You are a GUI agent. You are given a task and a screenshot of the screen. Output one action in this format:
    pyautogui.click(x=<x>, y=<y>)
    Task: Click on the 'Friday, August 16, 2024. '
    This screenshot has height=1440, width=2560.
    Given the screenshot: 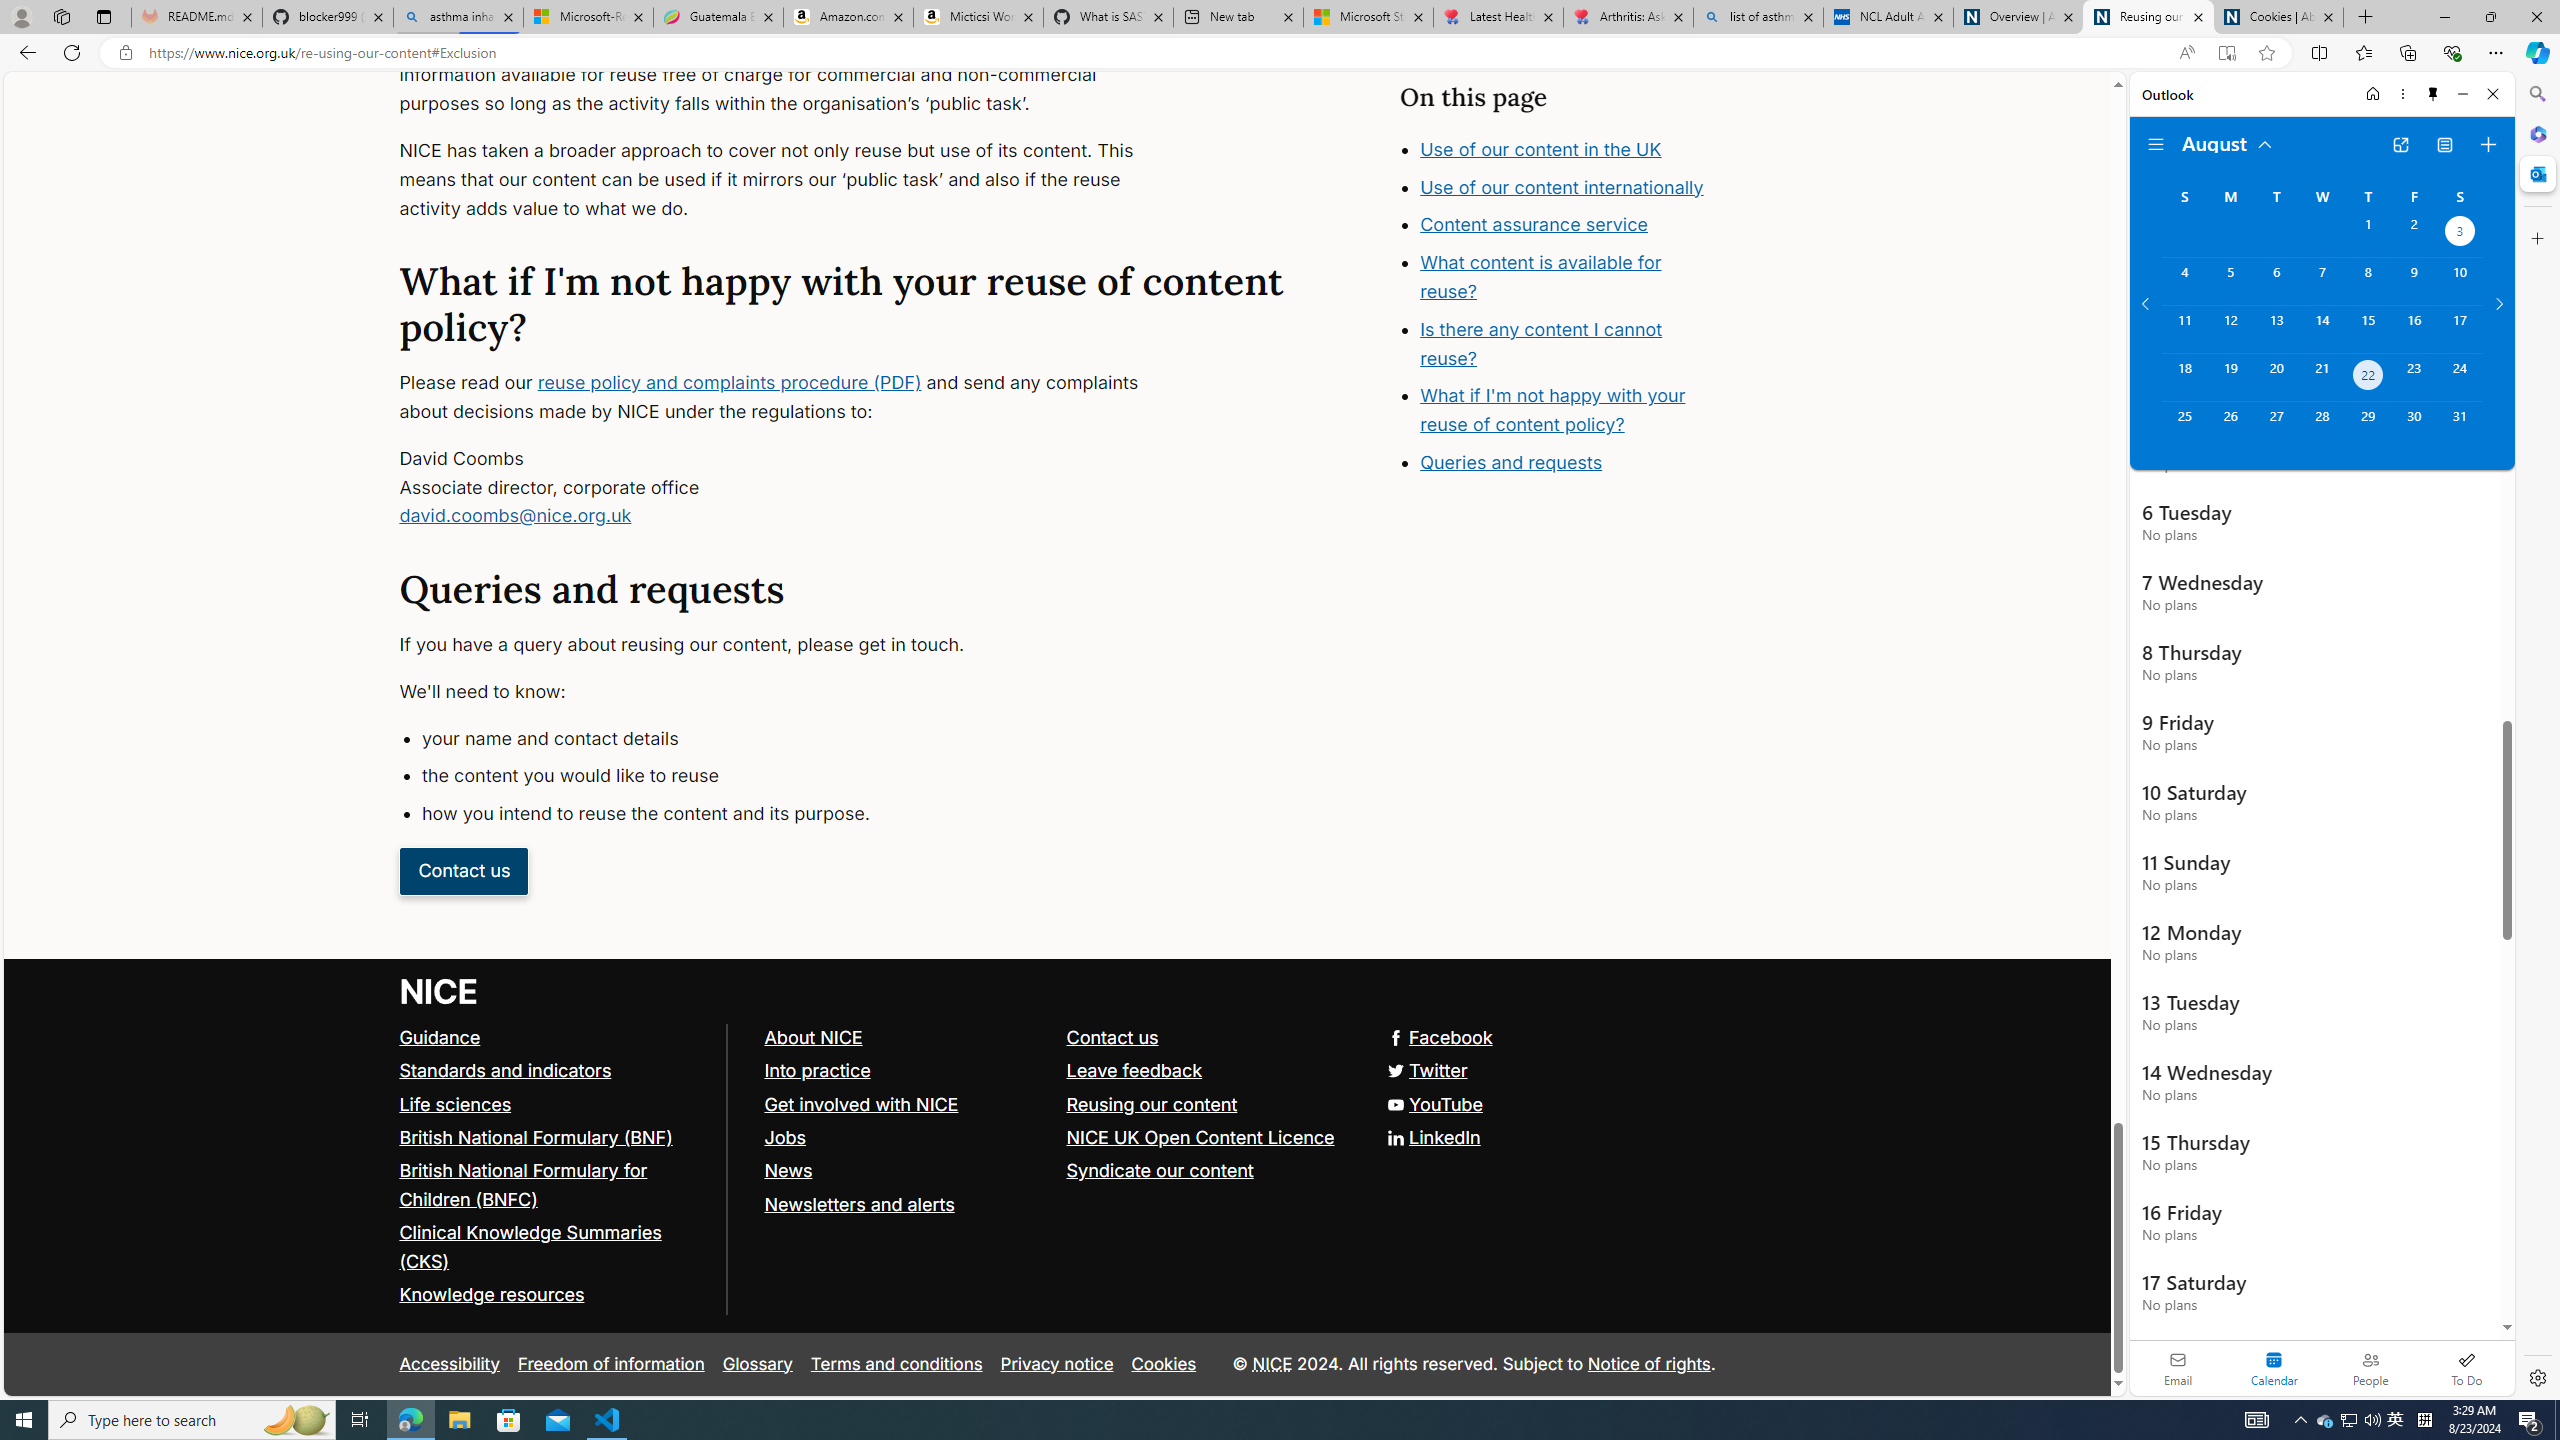 What is the action you would take?
    pyautogui.click(x=2413, y=329)
    